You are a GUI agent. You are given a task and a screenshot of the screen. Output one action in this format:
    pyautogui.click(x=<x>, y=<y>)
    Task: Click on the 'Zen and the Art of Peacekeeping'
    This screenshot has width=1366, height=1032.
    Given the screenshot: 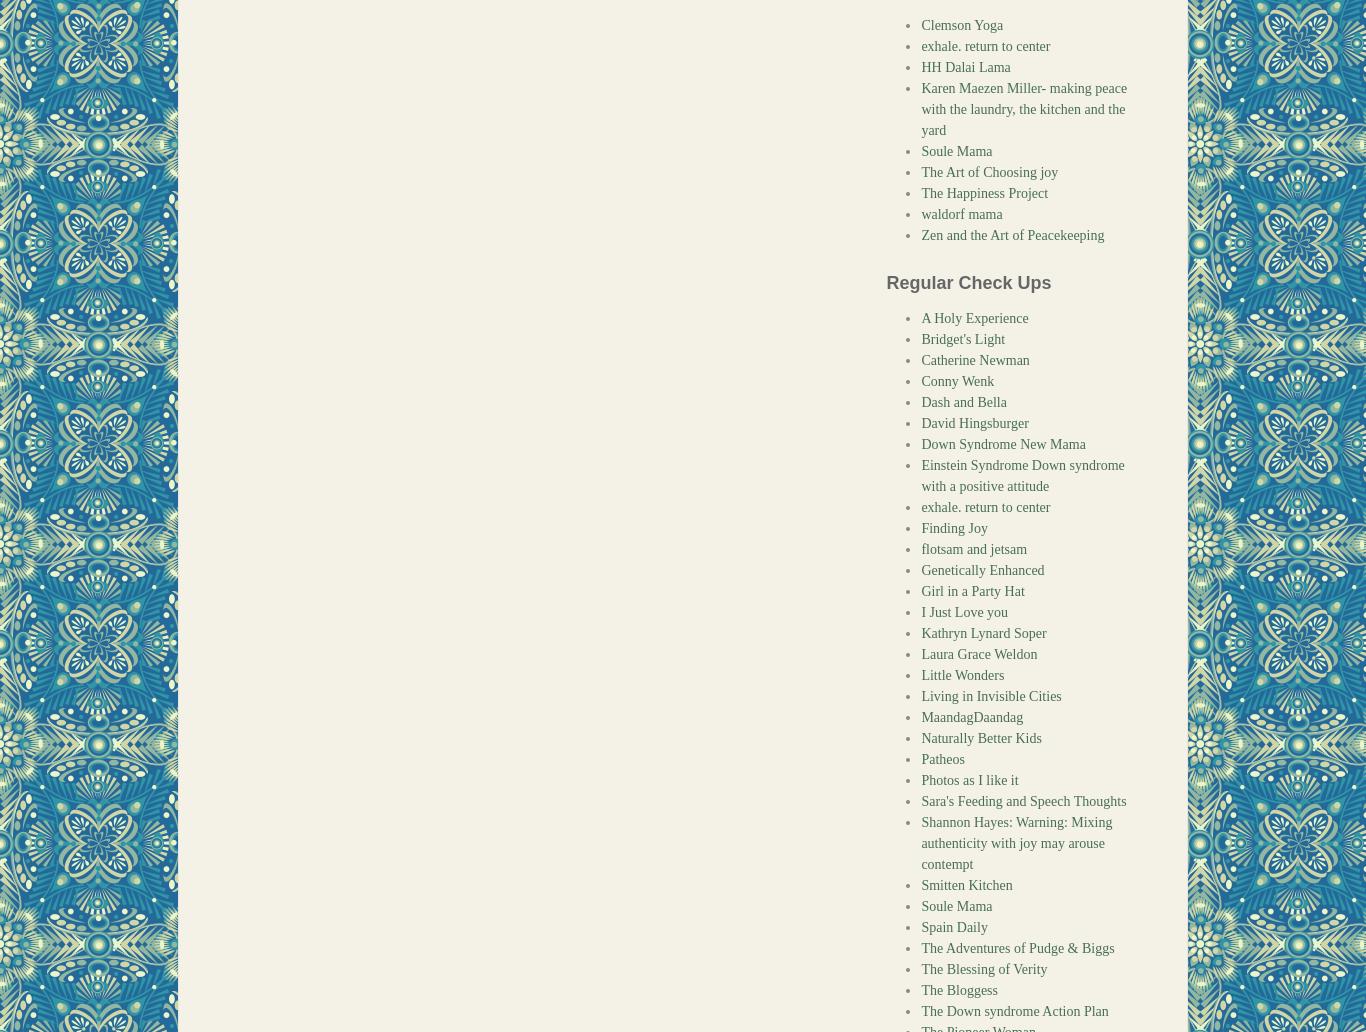 What is the action you would take?
    pyautogui.click(x=1012, y=234)
    